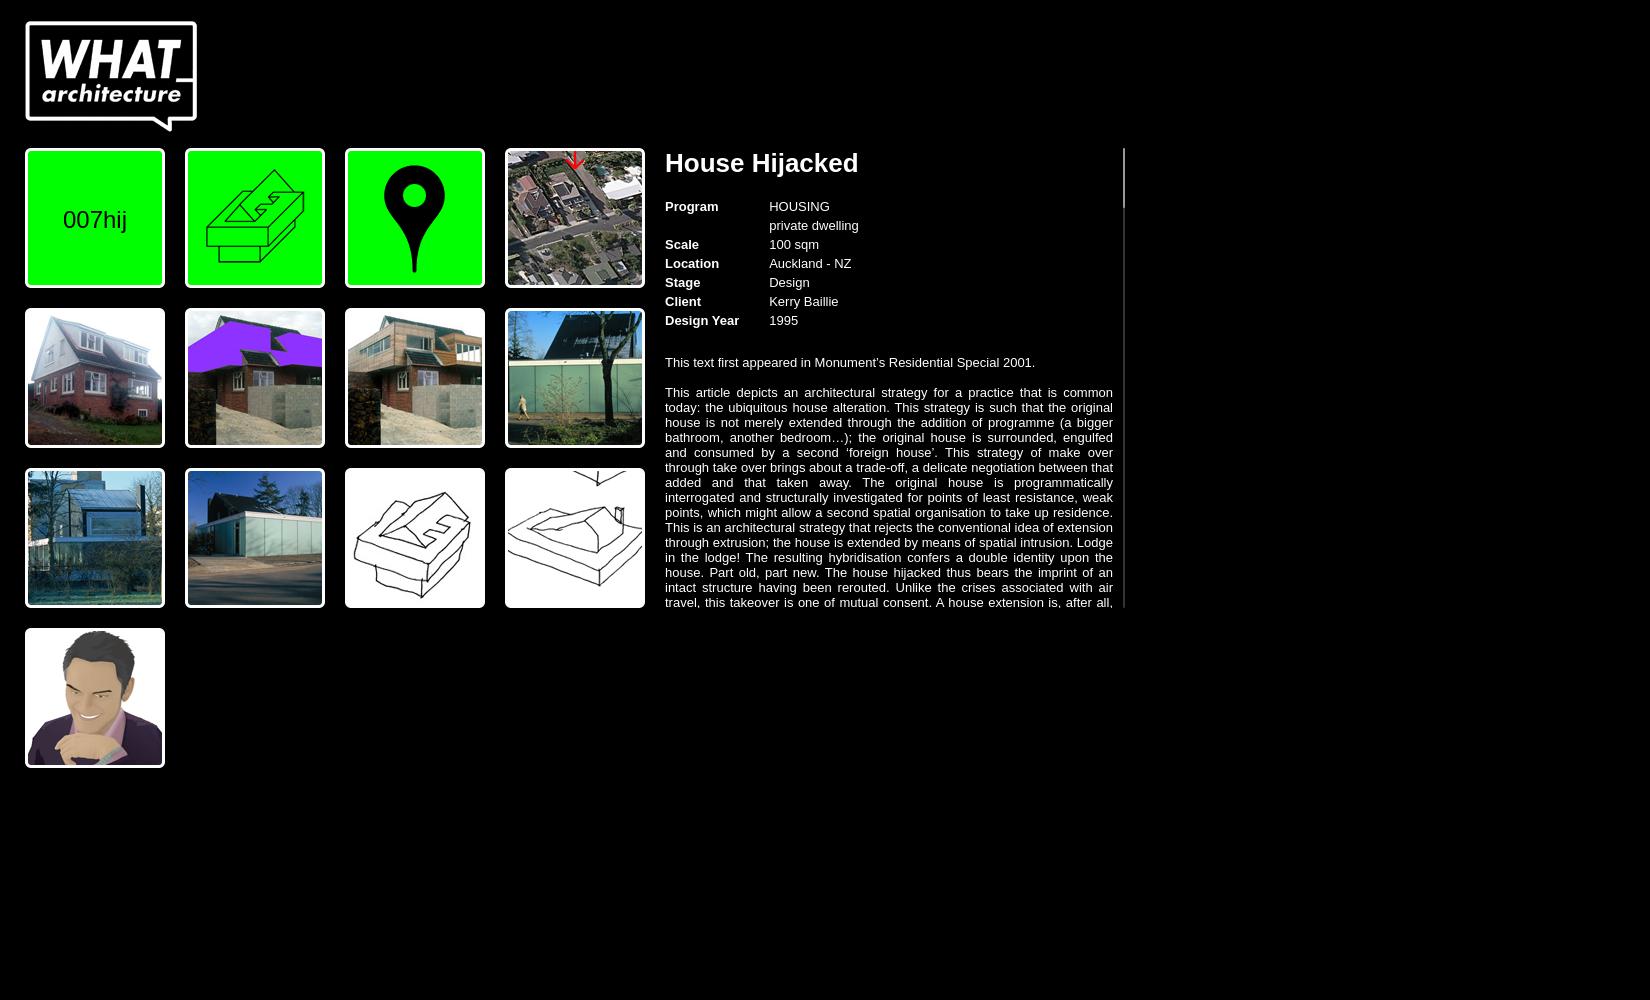 The height and width of the screenshot is (1000, 1650). What do you see at coordinates (663, 263) in the screenshot?
I see `'Location'` at bounding box center [663, 263].